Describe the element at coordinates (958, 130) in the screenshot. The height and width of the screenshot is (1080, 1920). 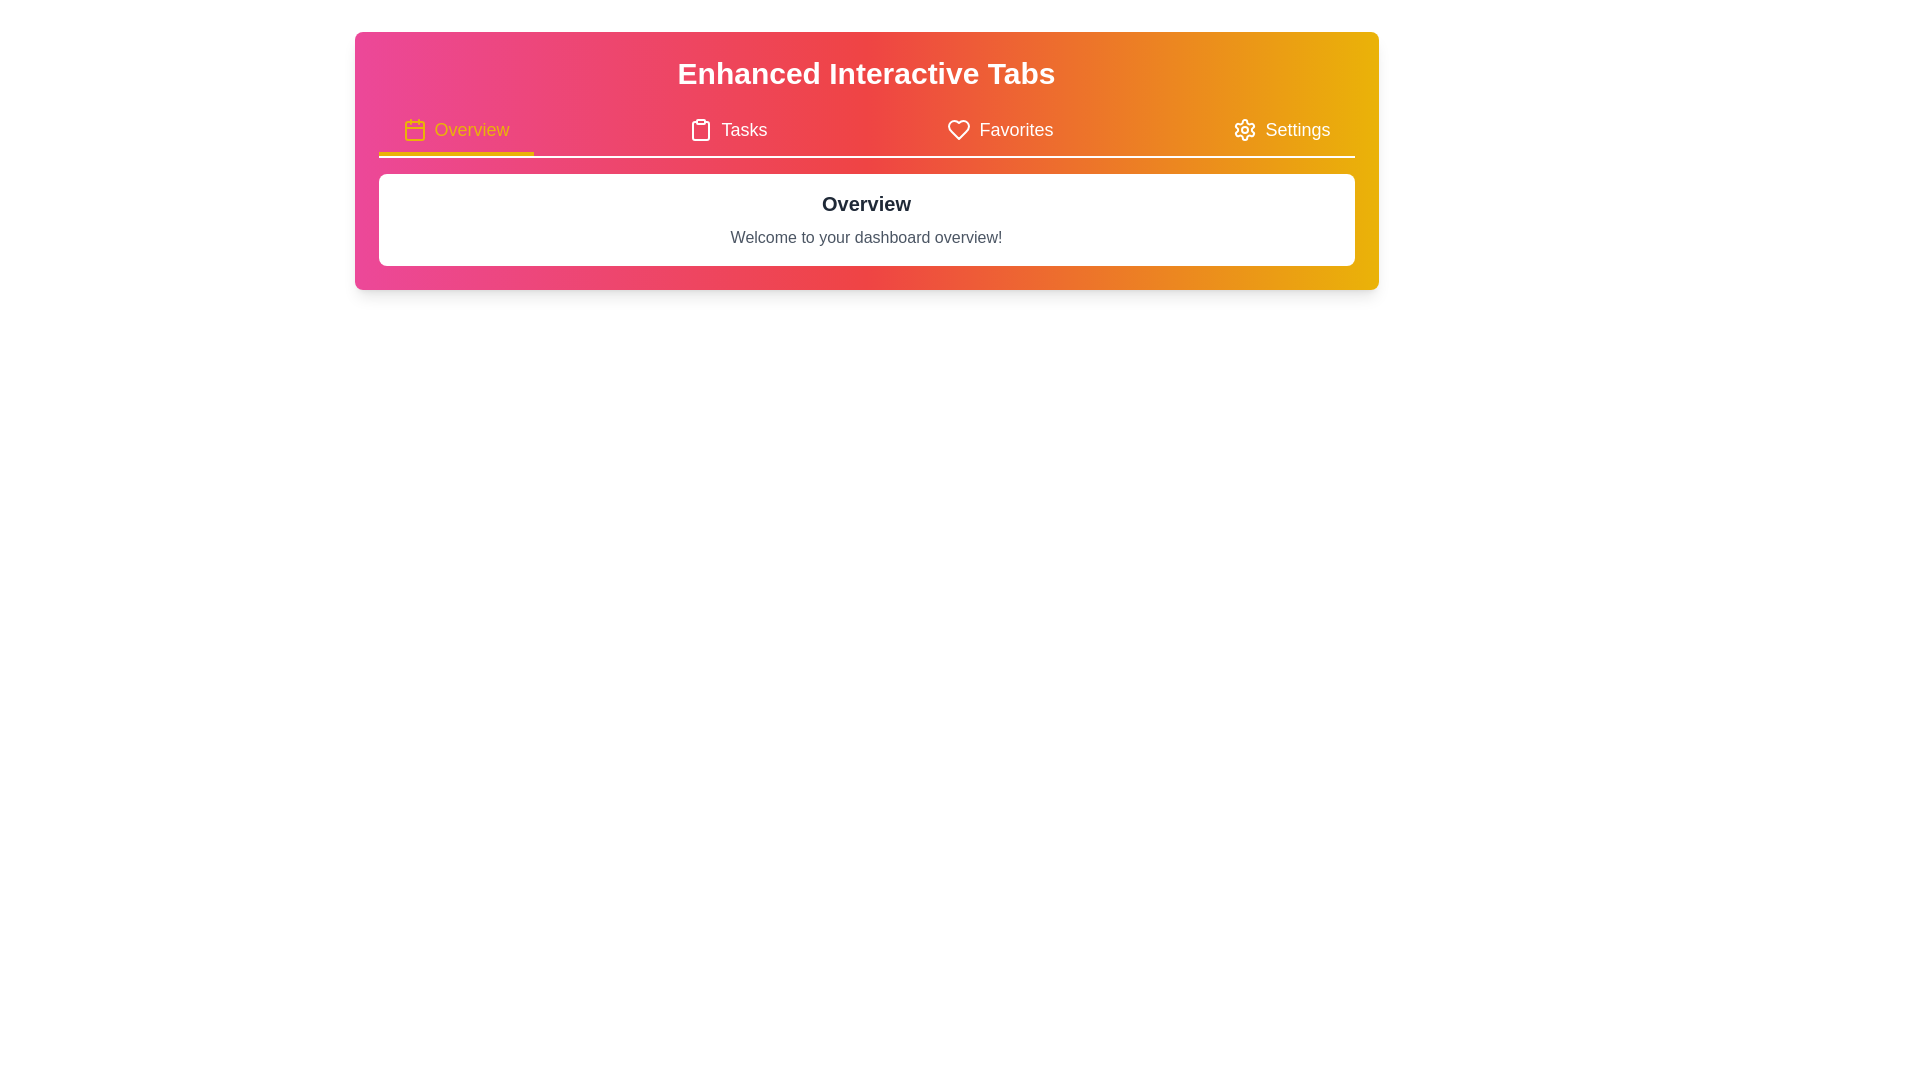
I see `the heart icon that serves as a visual indicator for the 'Favorites' section, located at the top center of the interface, between the 'Tasks' button and the 'Settings' button` at that location.